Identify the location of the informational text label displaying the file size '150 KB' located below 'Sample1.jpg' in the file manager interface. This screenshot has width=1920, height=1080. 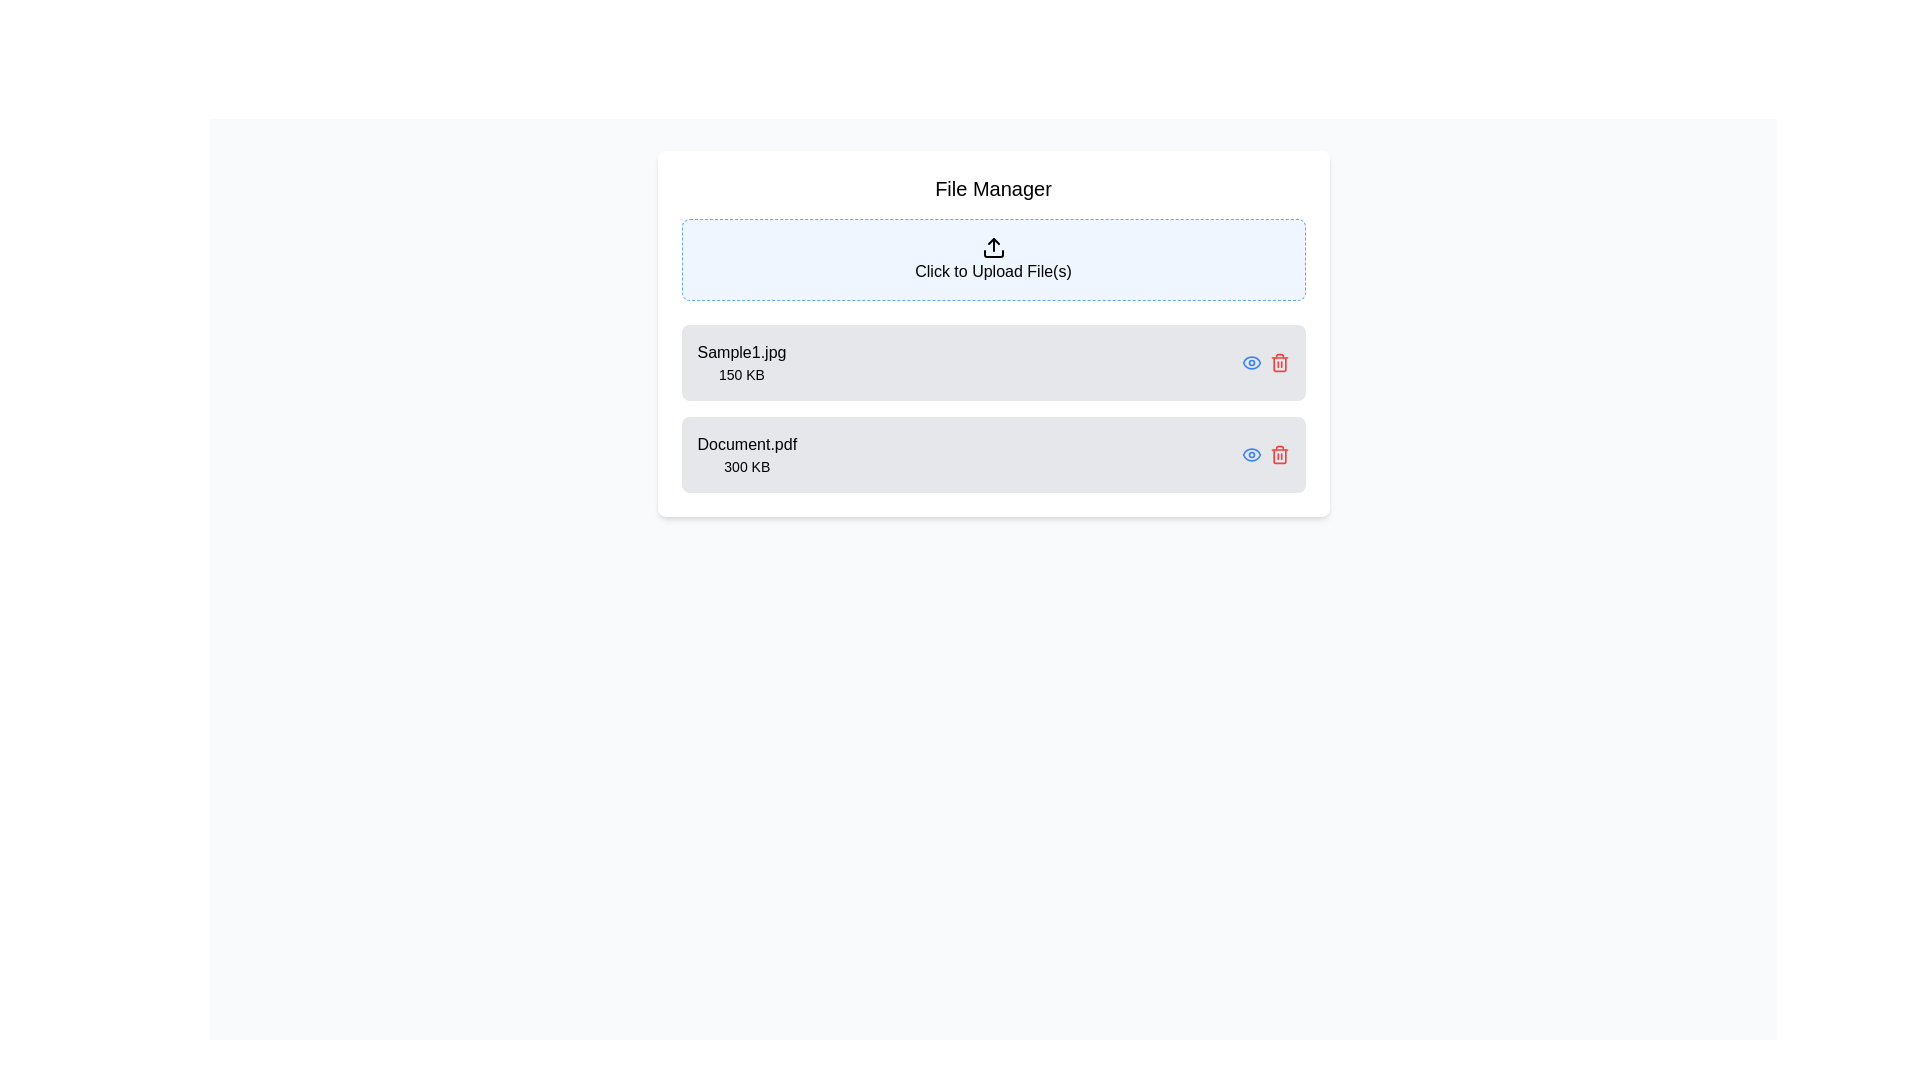
(740, 374).